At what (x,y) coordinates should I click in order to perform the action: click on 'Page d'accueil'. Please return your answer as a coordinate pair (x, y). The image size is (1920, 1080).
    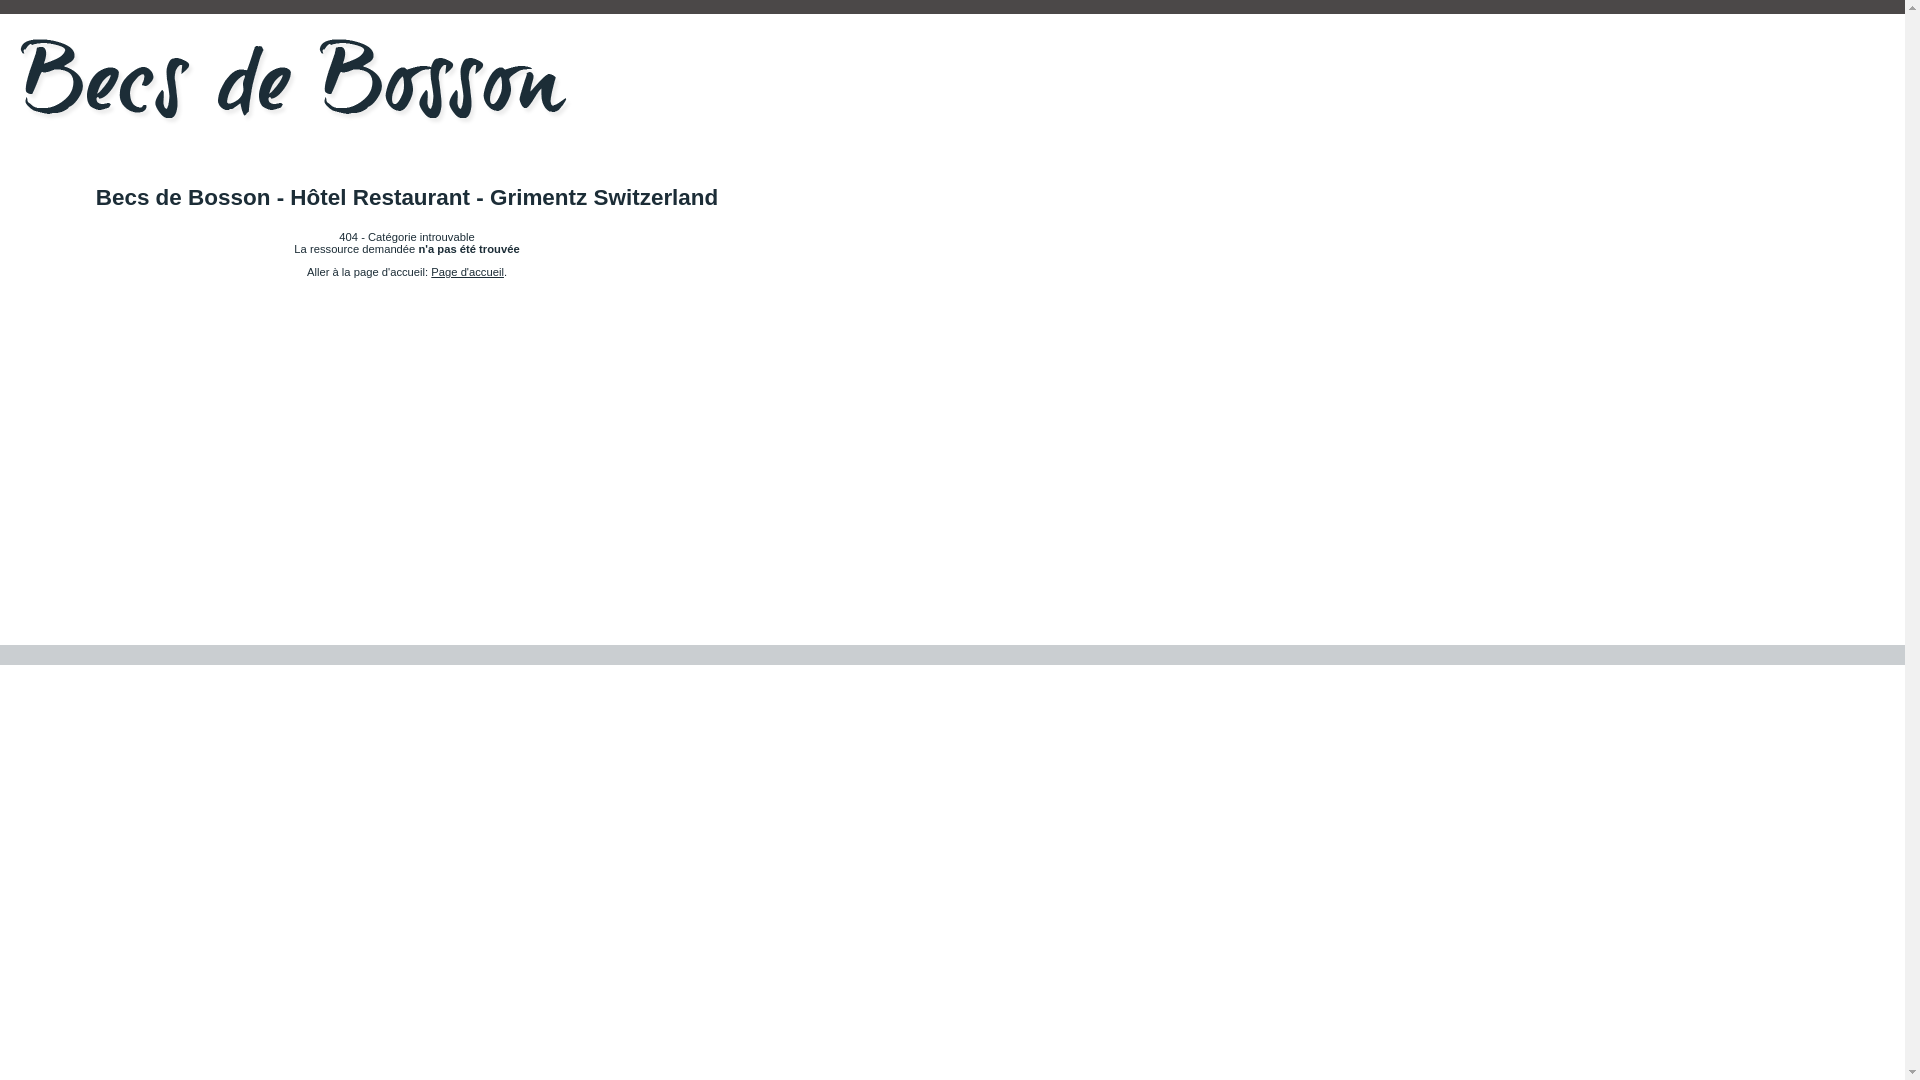
    Looking at the image, I should click on (430, 272).